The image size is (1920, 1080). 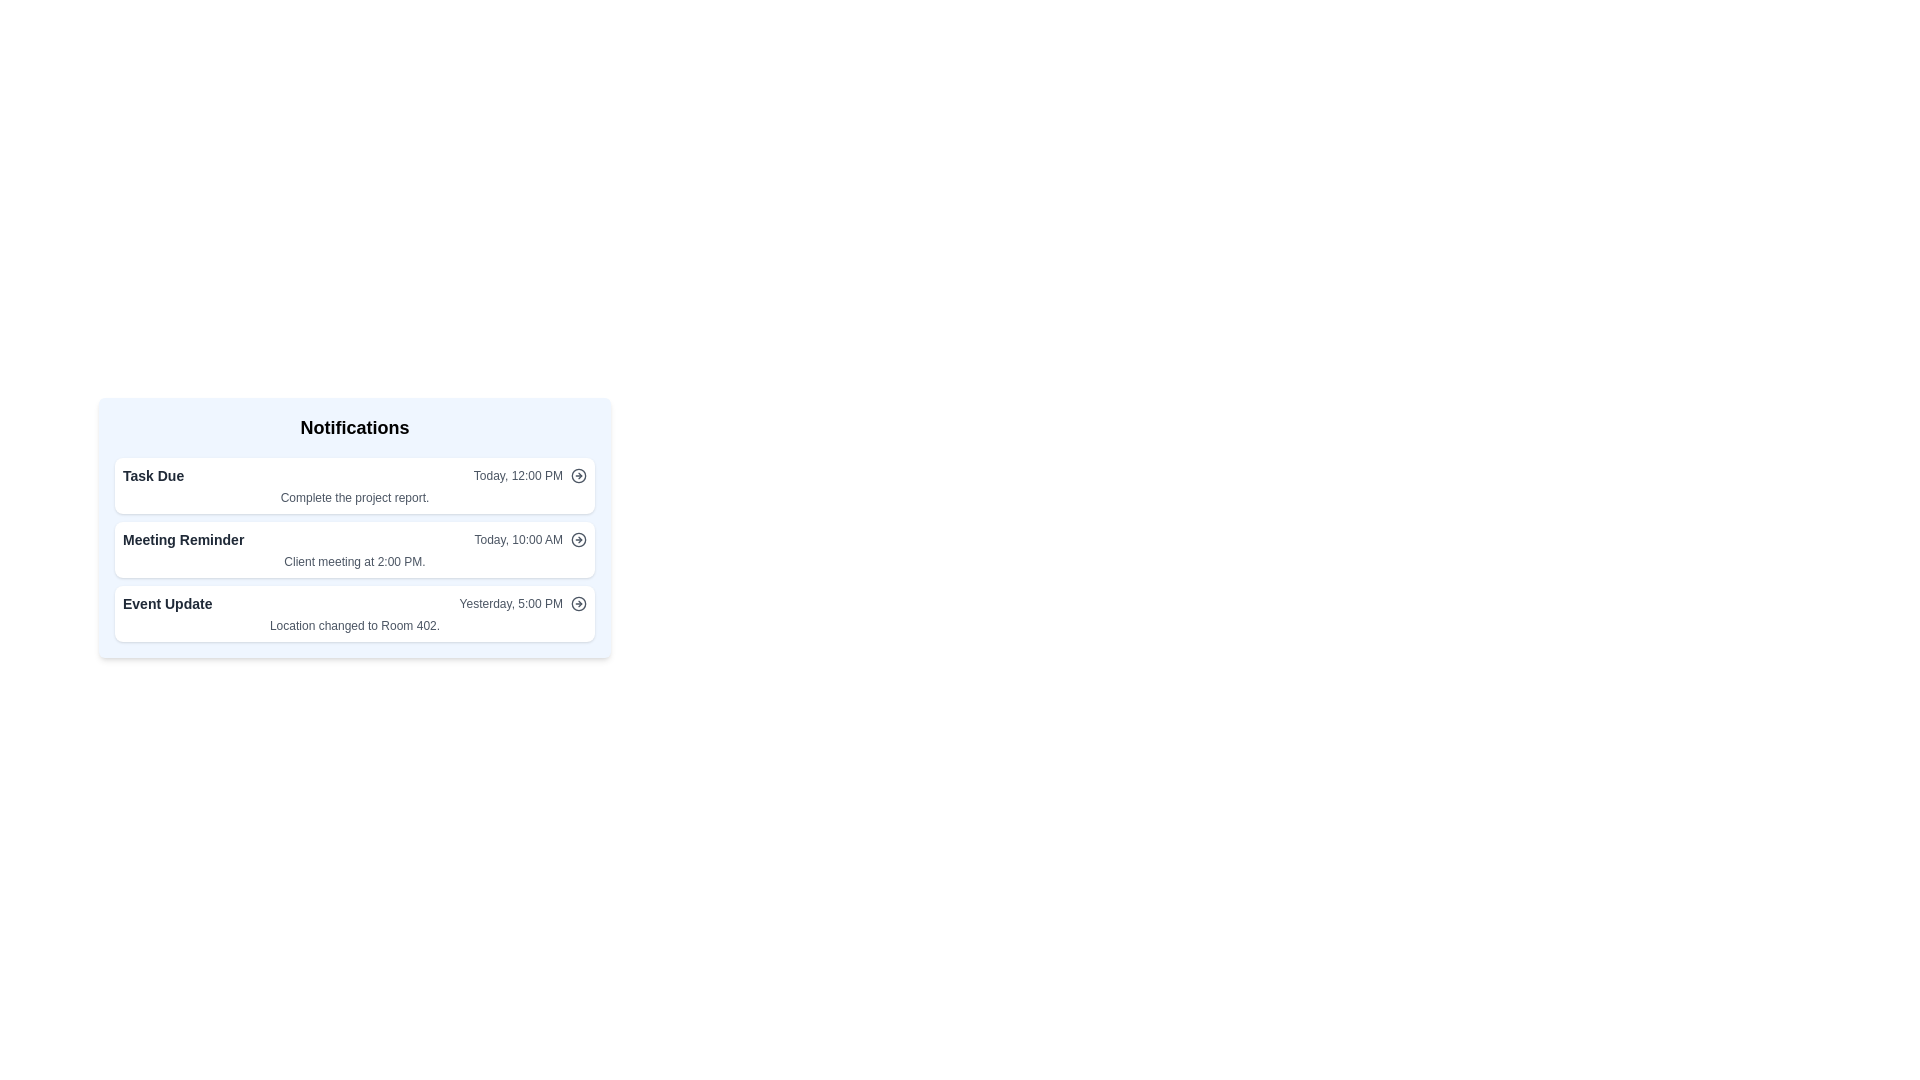 I want to click on timestamp label with an icon located in the bottom-right of the 'Event Update' notification row within the 'Notifications' panel, so click(x=523, y=603).